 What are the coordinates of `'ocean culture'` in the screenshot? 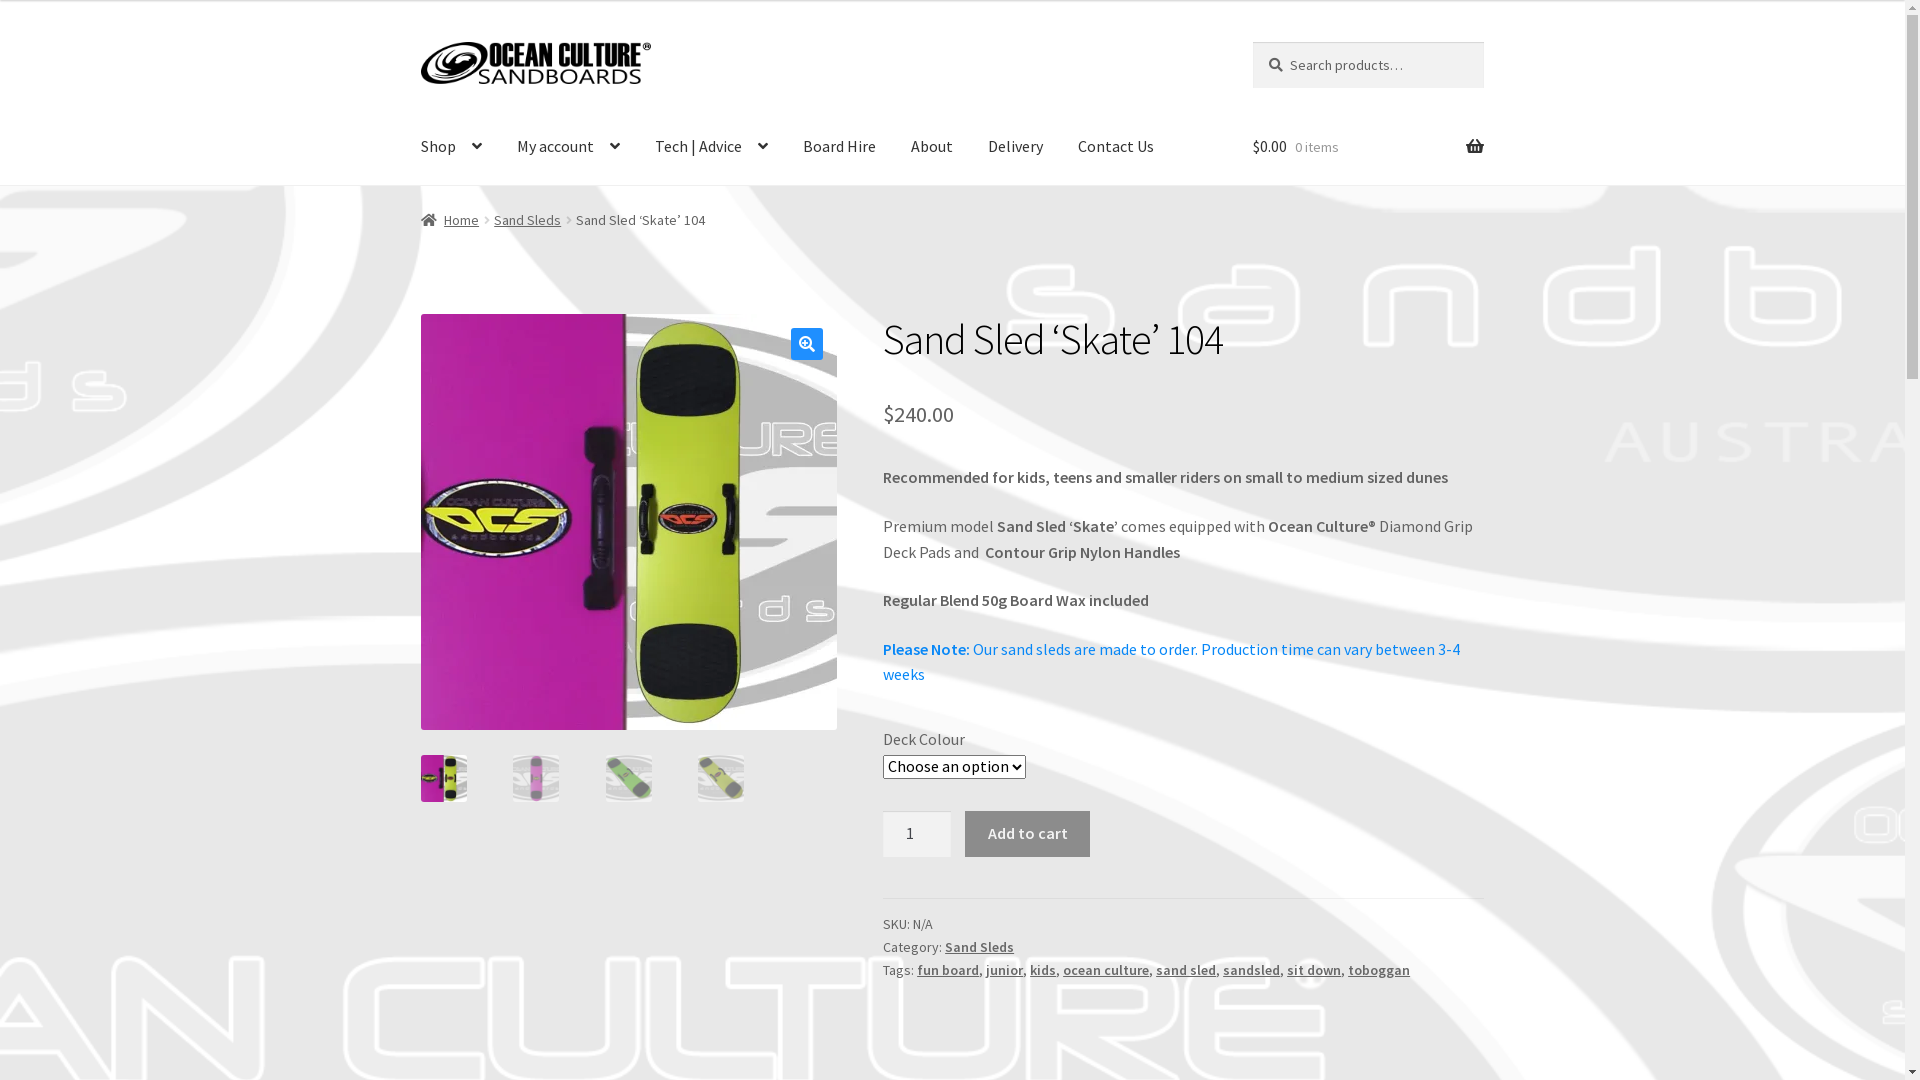 It's located at (1104, 968).